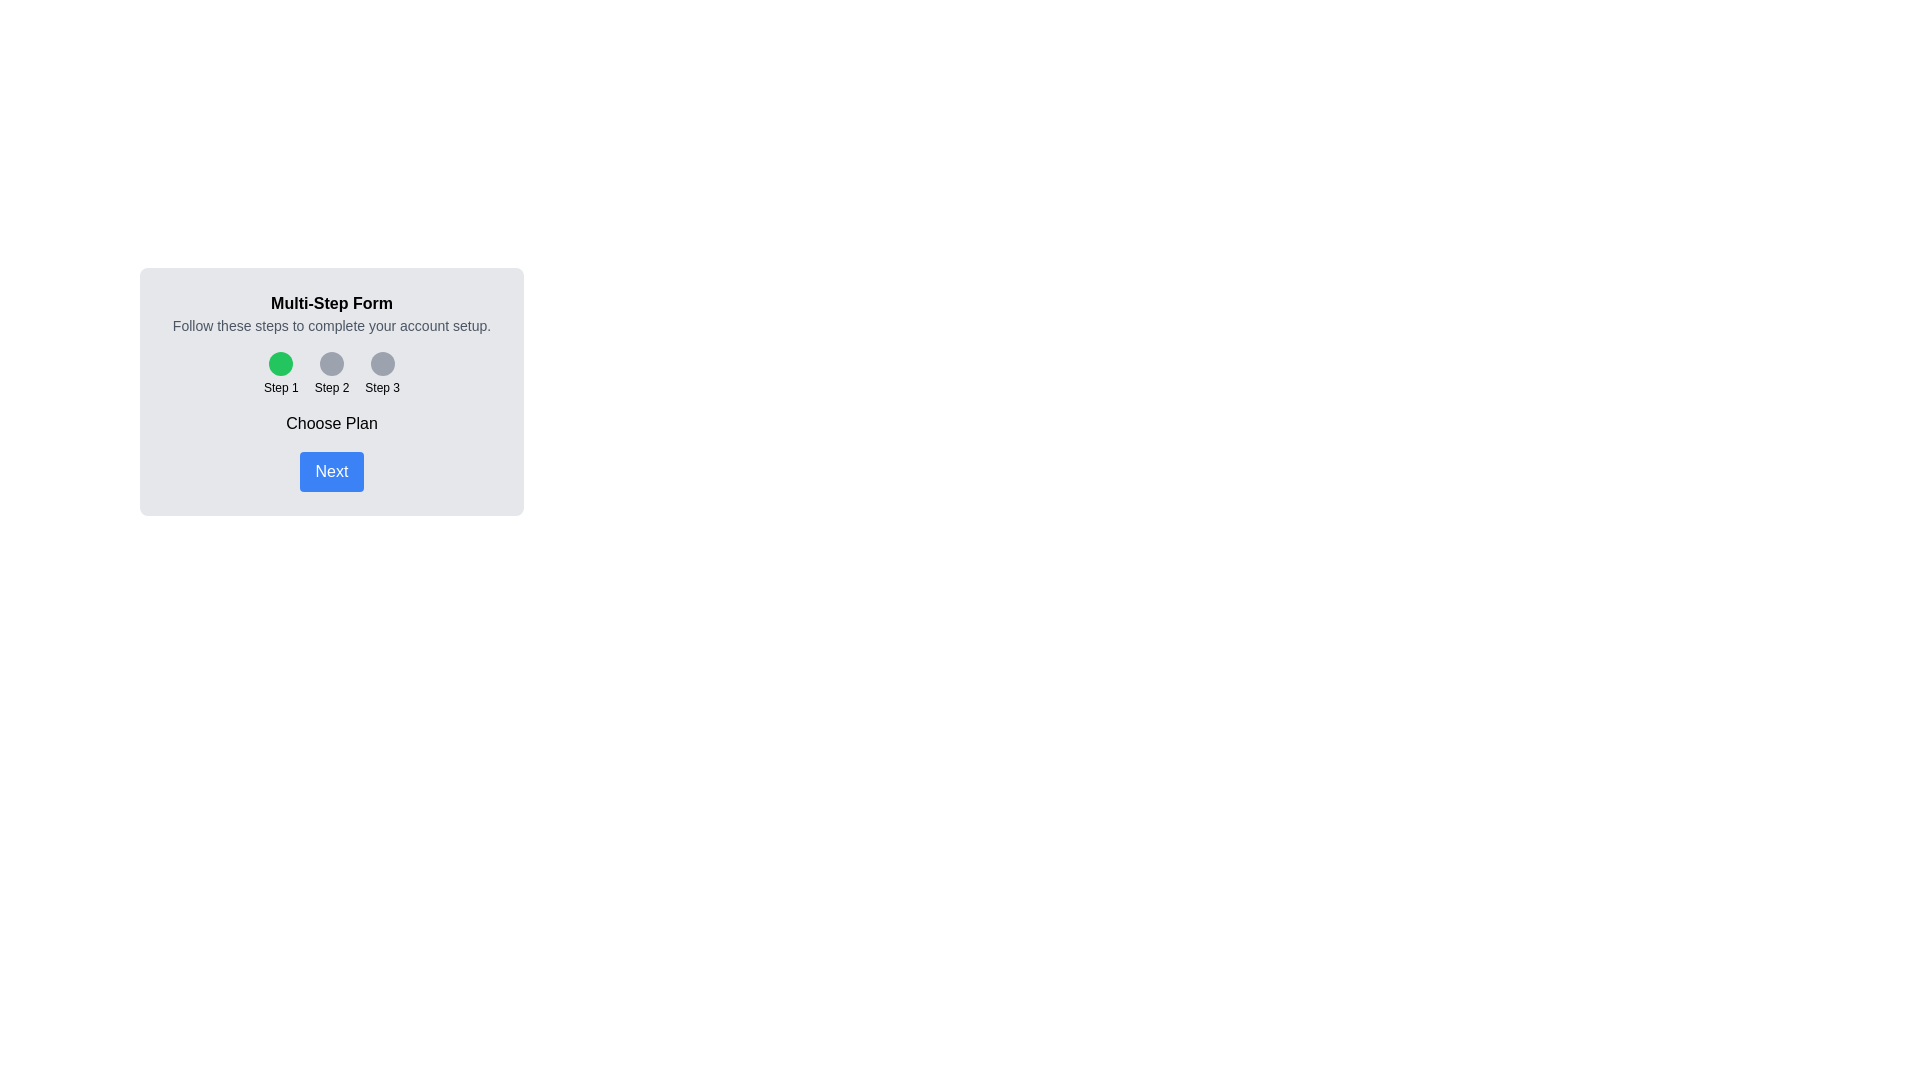 The width and height of the screenshot is (1920, 1080). Describe the element at coordinates (382, 374) in the screenshot. I see `the step indicator for Step 3 to navigate to that step` at that location.